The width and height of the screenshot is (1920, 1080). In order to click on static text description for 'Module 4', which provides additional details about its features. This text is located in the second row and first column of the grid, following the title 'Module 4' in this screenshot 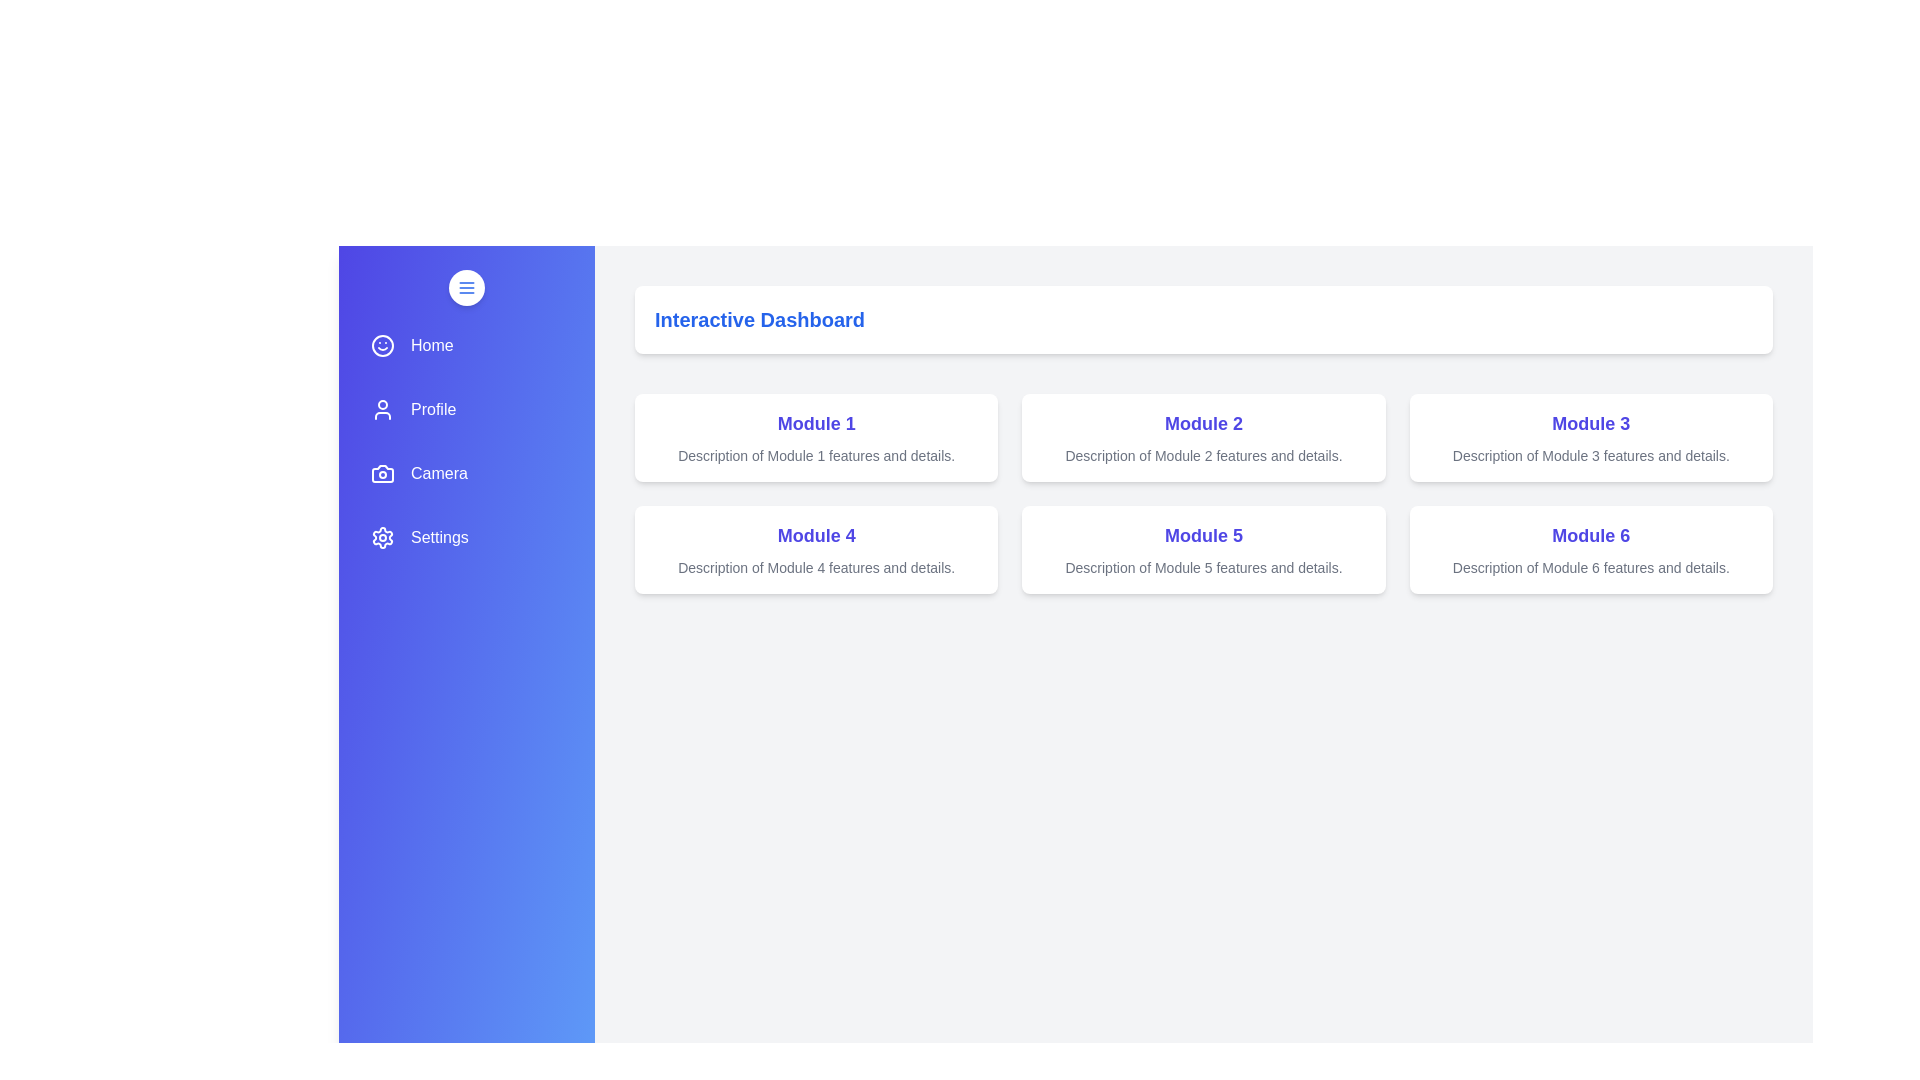, I will do `click(816, 567)`.